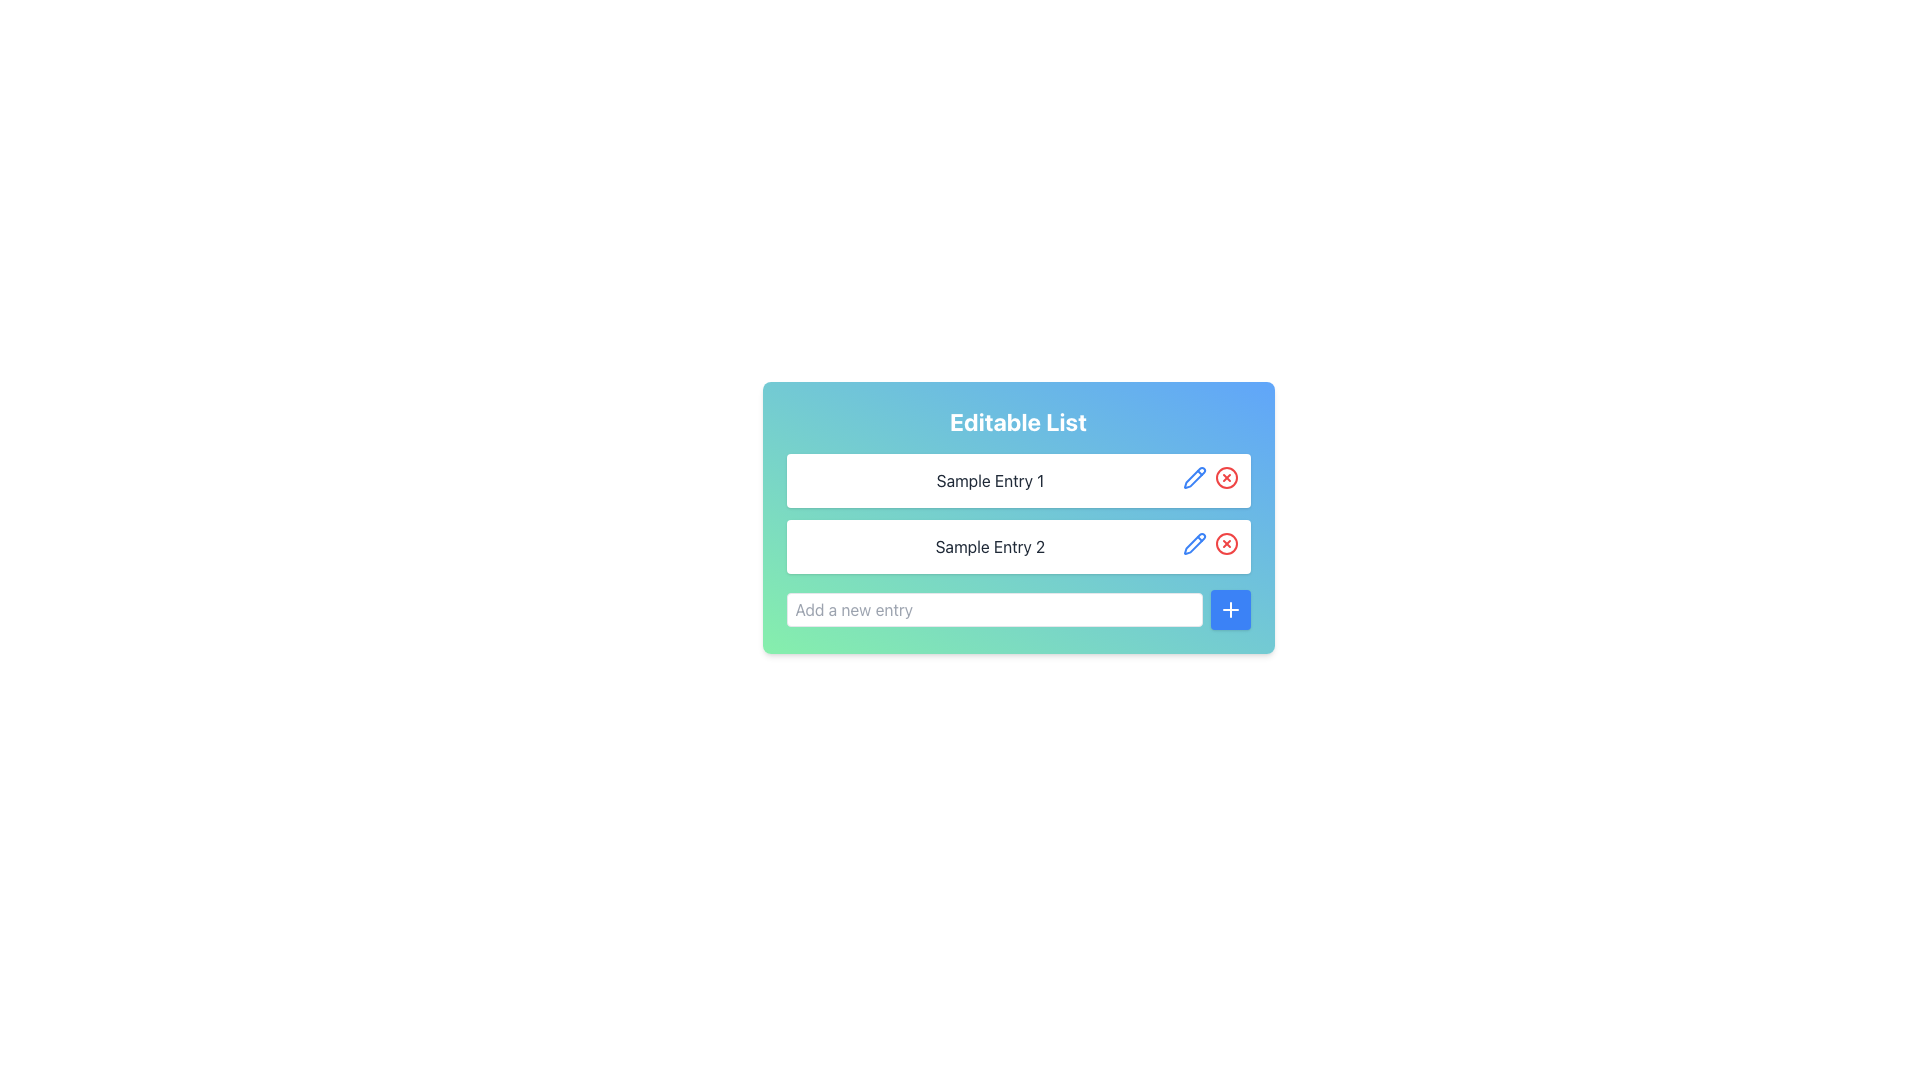 This screenshot has width=1920, height=1080. Describe the element at coordinates (1229, 608) in the screenshot. I see `the button with a blue background and a white plus sign icon` at that location.